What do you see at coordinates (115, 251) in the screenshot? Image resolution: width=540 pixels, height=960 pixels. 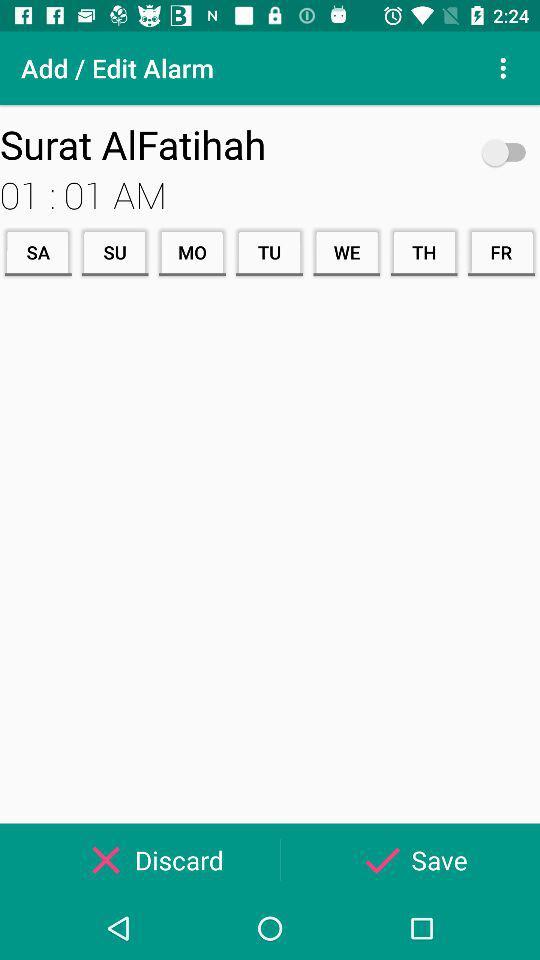 I see `su` at bounding box center [115, 251].